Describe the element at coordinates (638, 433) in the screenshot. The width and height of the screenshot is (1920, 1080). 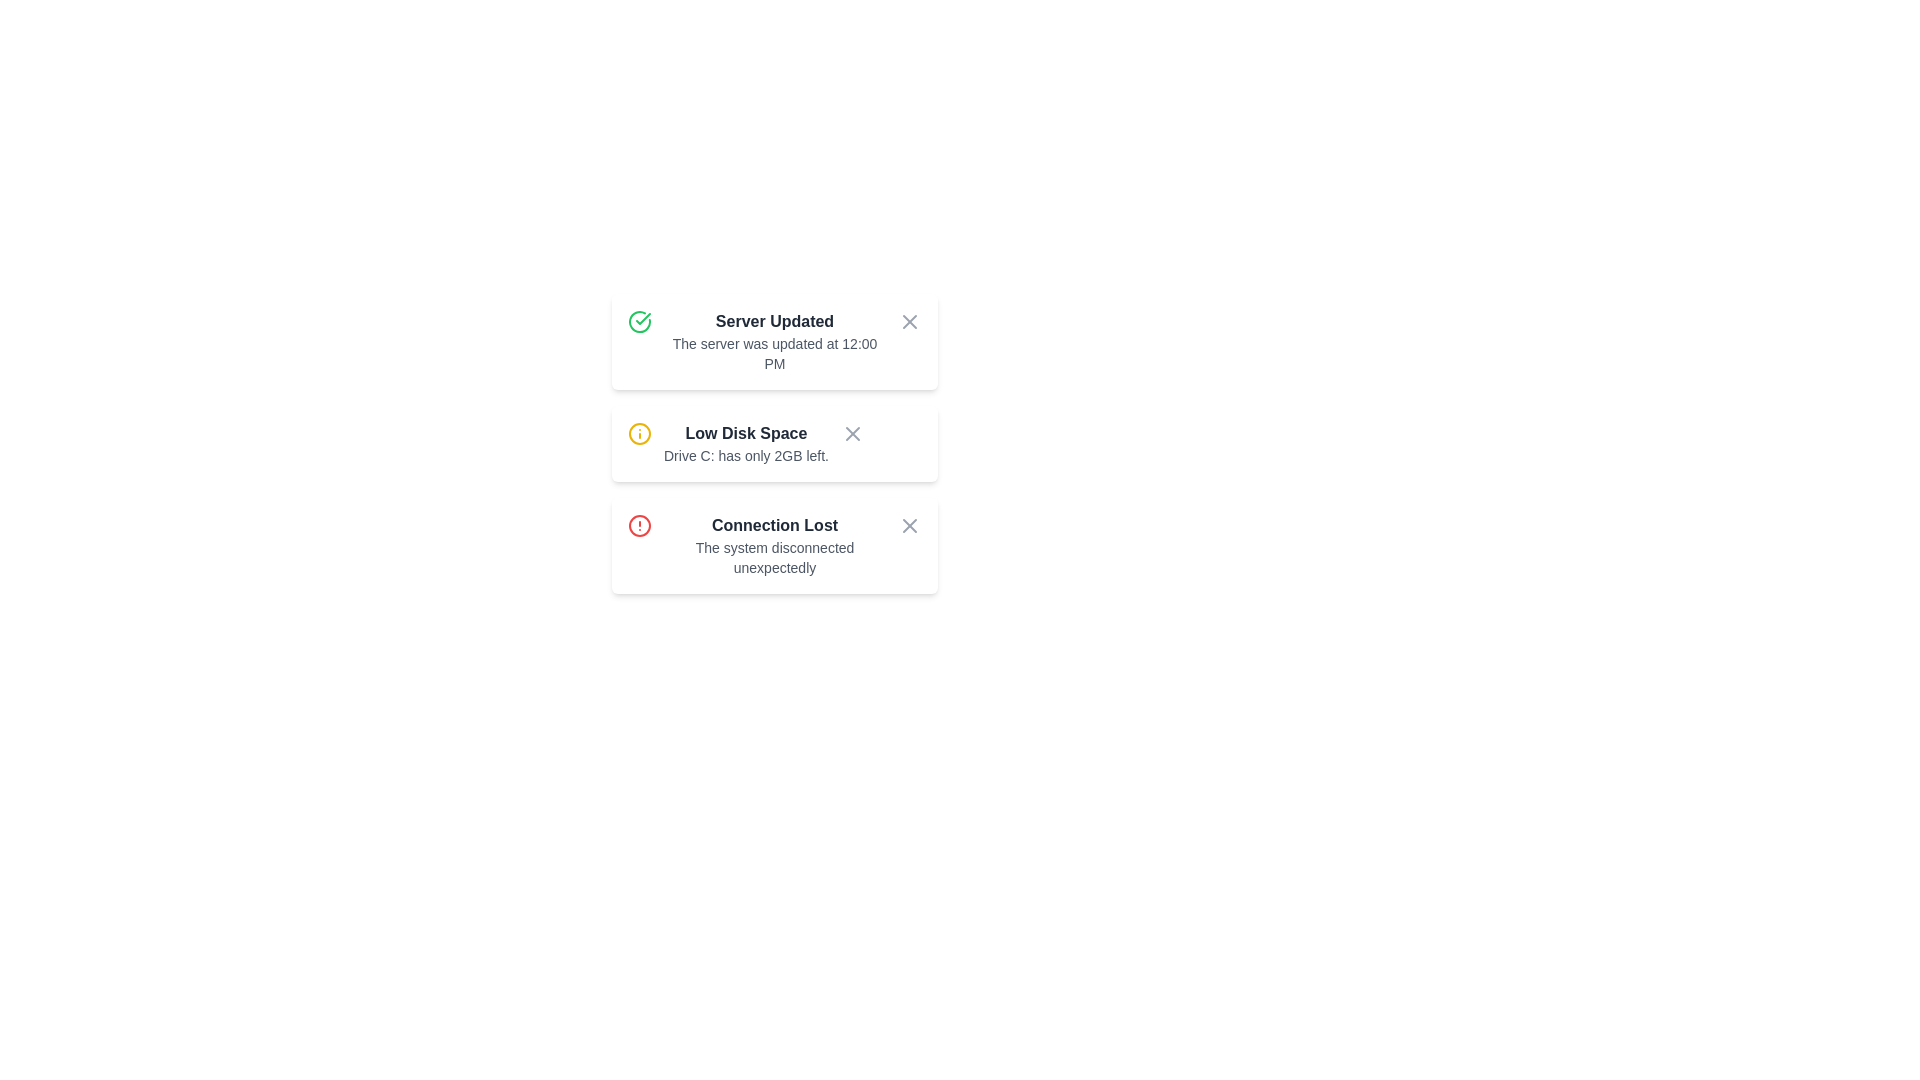
I see `the circular yellow icon within the 'Low Disk Space' notification block, which is the second notification in the list` at that location.